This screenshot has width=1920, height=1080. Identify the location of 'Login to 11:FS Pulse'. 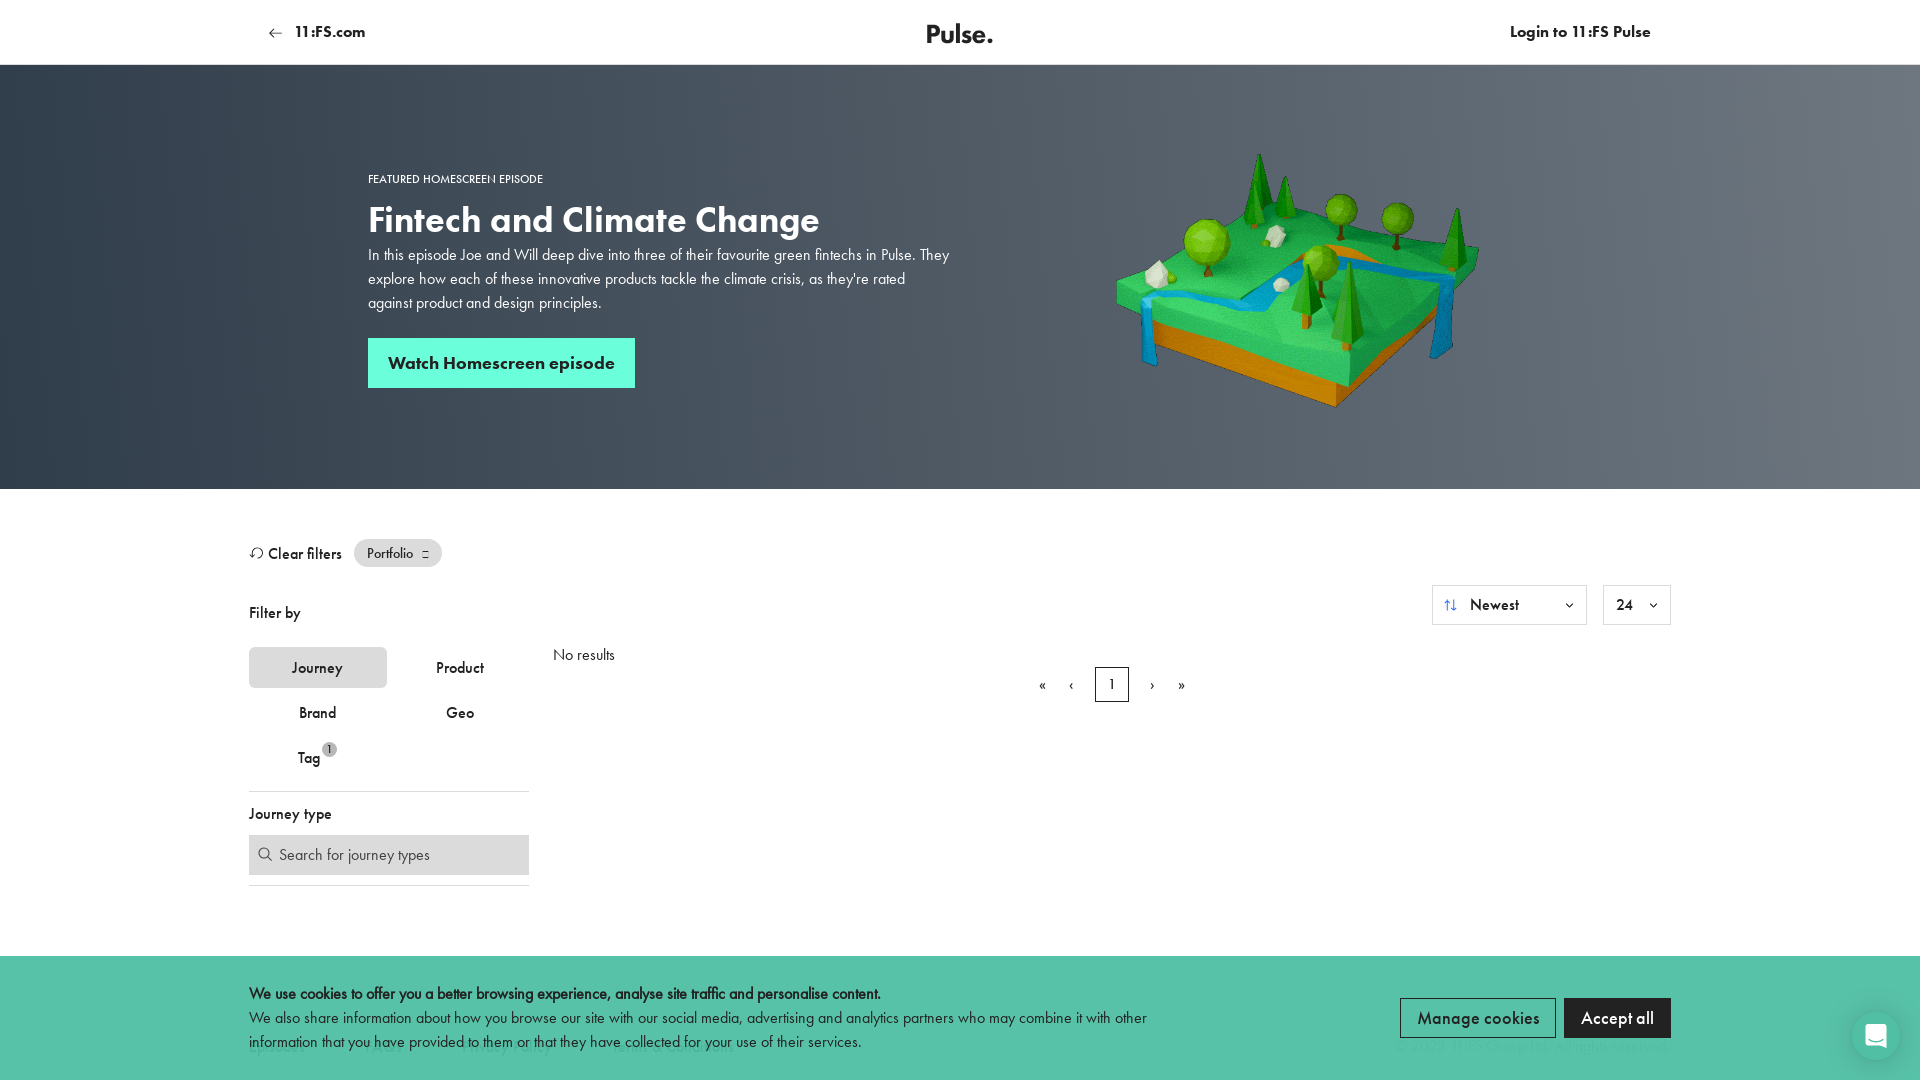
(1579, 31).